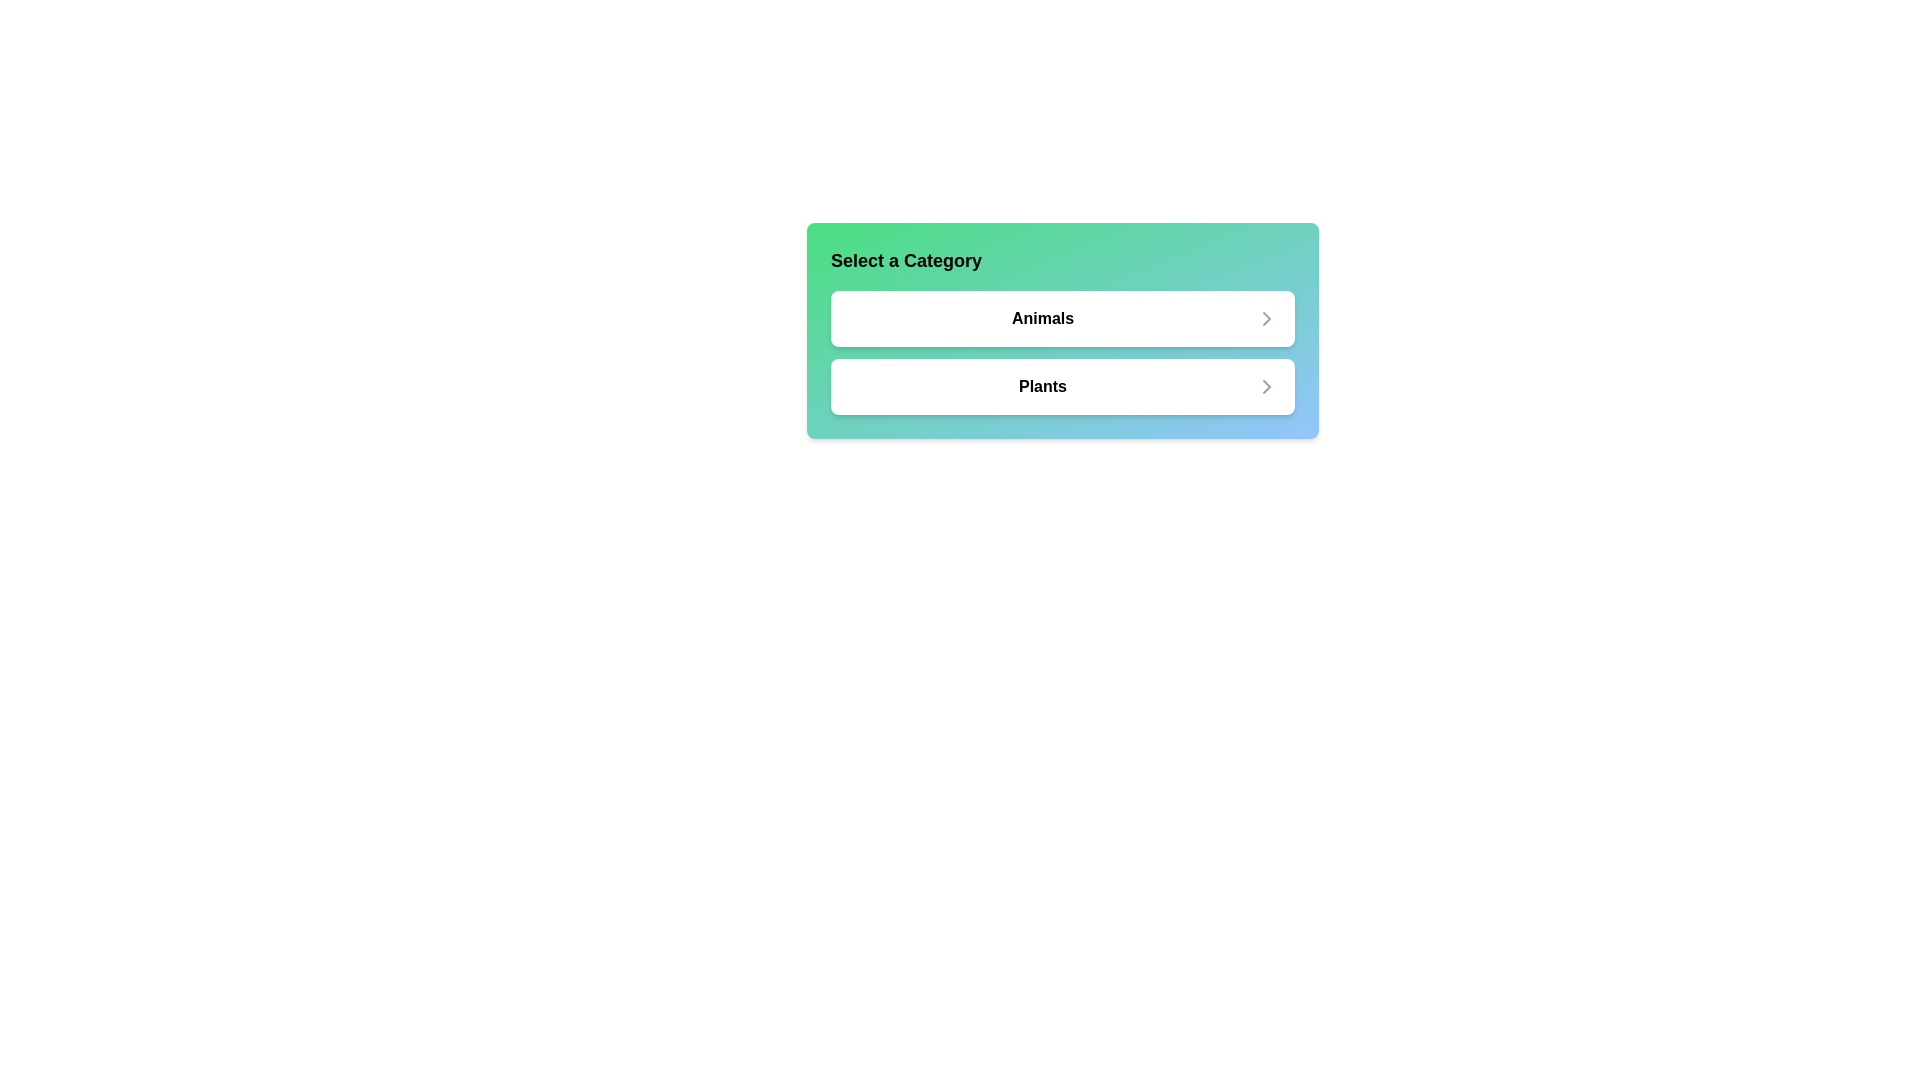 Image resolution: width=1920 pixels, height=1080 pixels. What do you see at coordinates (1041, 318) in the screenshot?
I see `the primary text label located at the first position of the list area, which serves as a category label above the 'Plants' card` at bounding box center [1041, 318].